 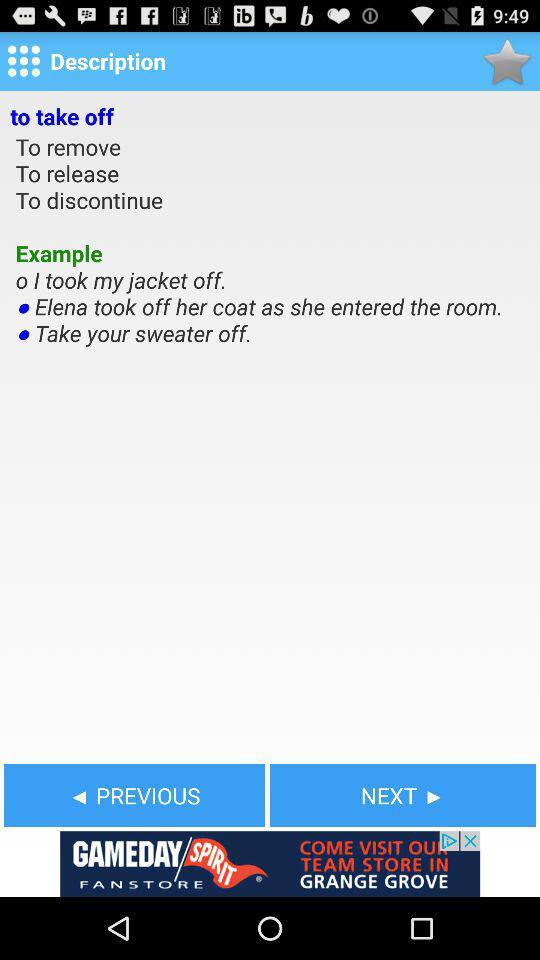 I want to click on show advertisements detail, so click(x=270, y=863).